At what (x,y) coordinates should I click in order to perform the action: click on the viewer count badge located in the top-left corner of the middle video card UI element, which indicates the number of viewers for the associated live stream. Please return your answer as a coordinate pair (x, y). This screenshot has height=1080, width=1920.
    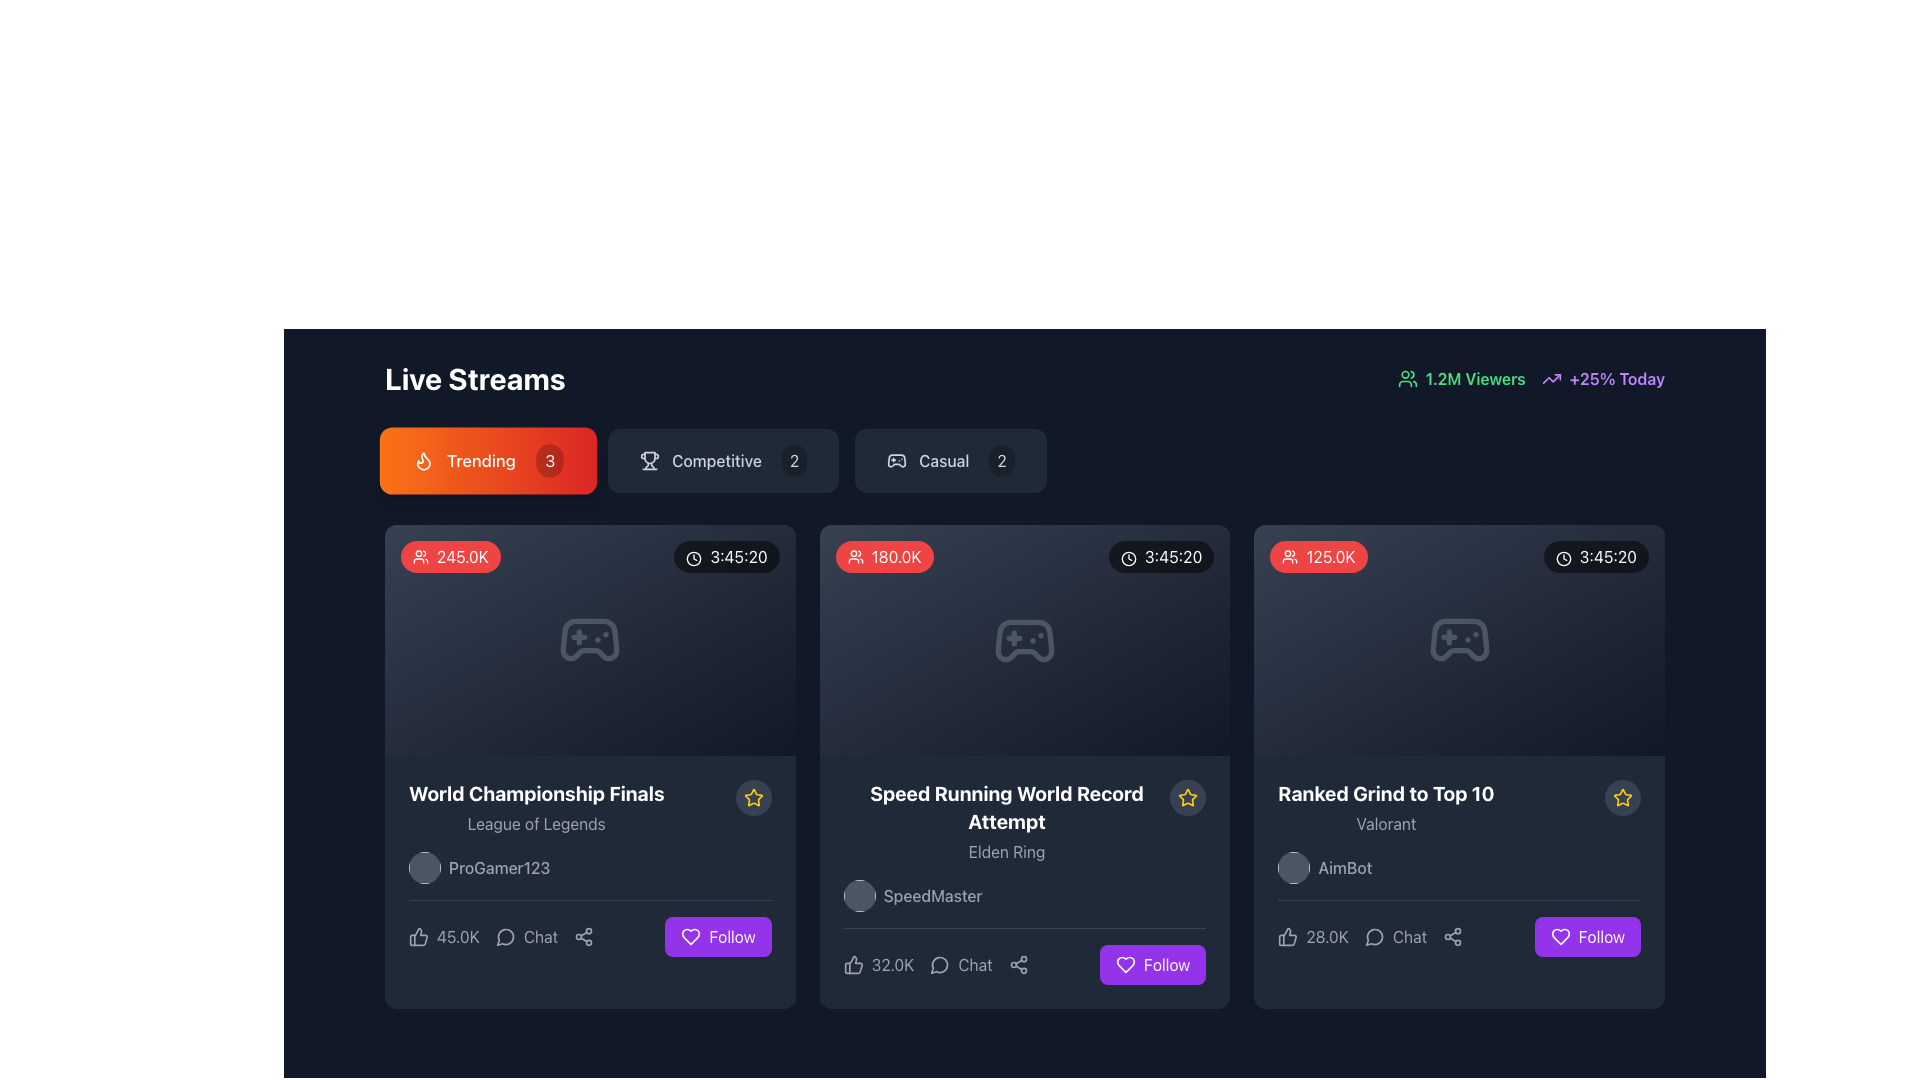
    Looking at the image, I should click on (883, 556).